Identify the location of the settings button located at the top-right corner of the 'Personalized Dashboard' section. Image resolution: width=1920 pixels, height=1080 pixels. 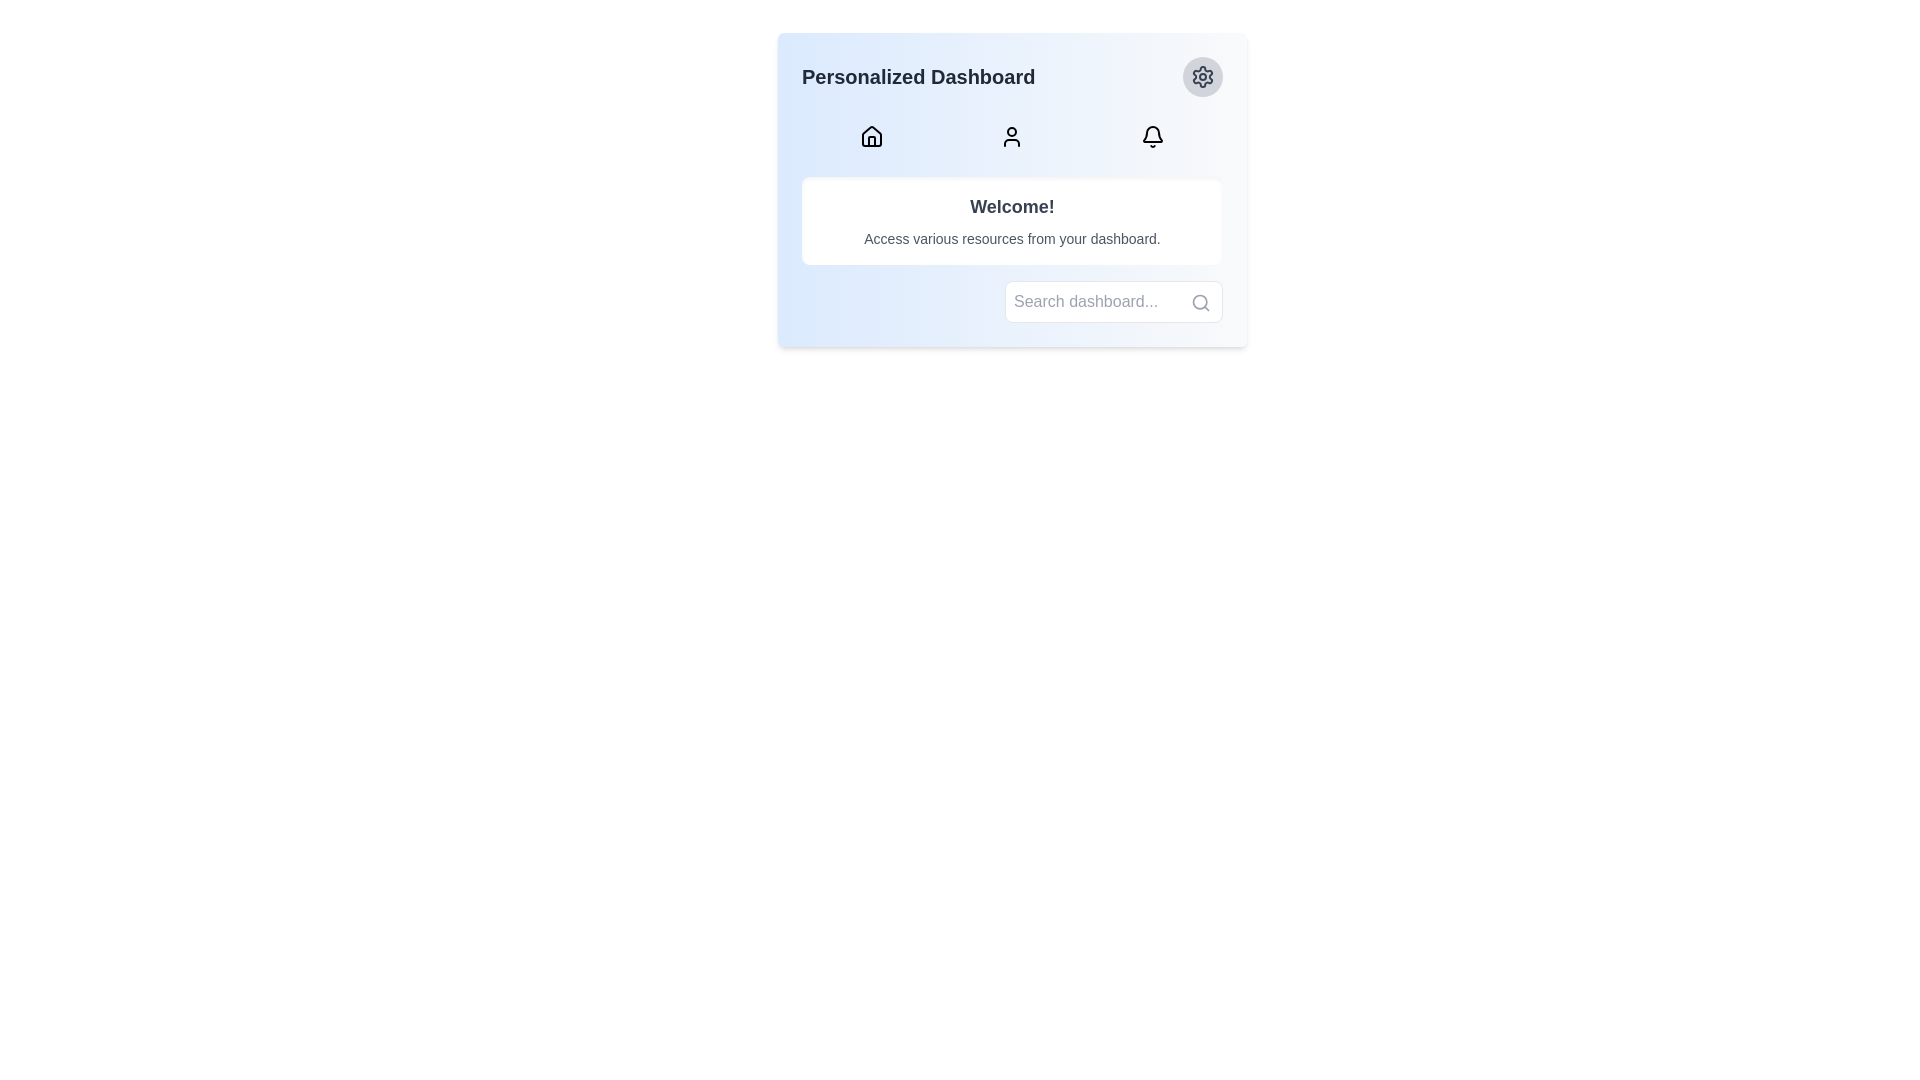
(1202, 76).